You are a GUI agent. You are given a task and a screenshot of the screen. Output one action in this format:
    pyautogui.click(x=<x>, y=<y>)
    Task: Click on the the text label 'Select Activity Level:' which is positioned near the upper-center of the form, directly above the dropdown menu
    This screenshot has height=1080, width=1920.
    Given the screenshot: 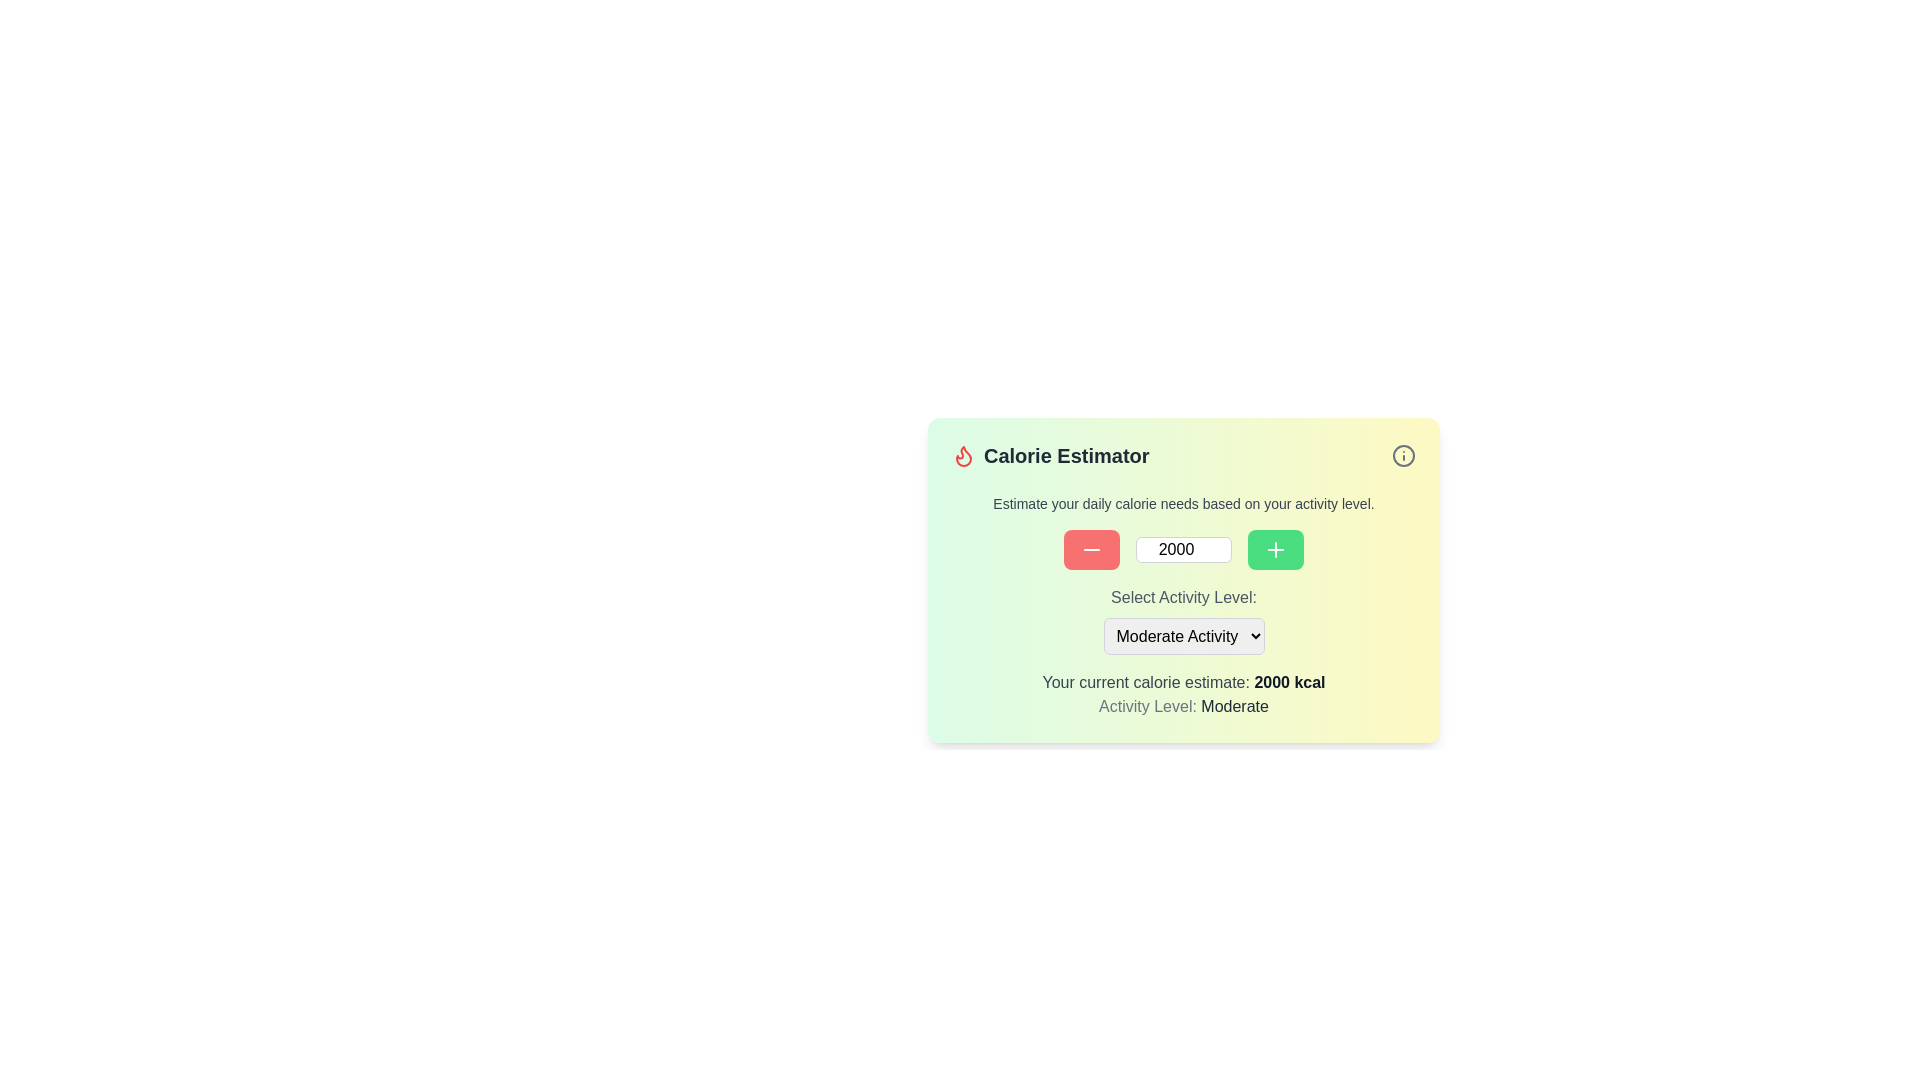 What is the action you would take?
    pyautogui.click(x=1184, y=596)
    